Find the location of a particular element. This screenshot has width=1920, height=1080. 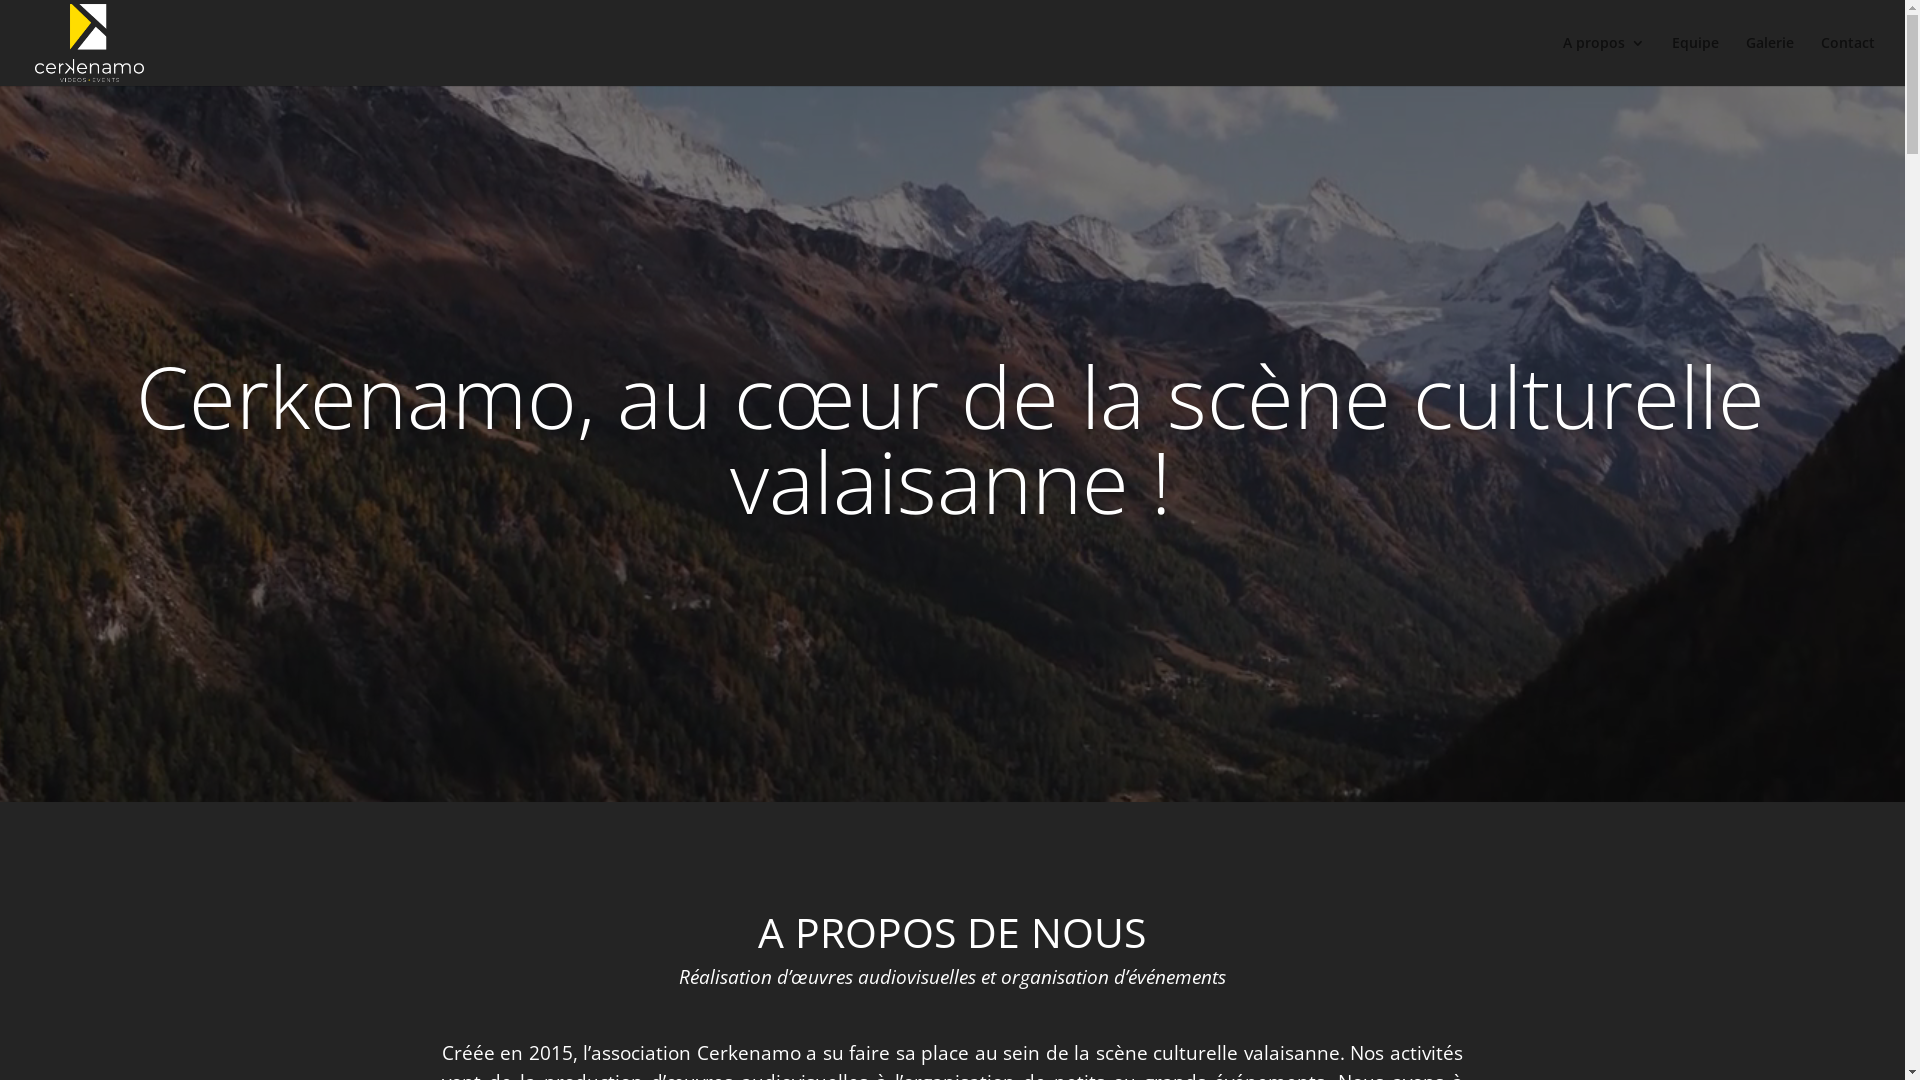

'Contact' is located at coordinates (1847, 60).